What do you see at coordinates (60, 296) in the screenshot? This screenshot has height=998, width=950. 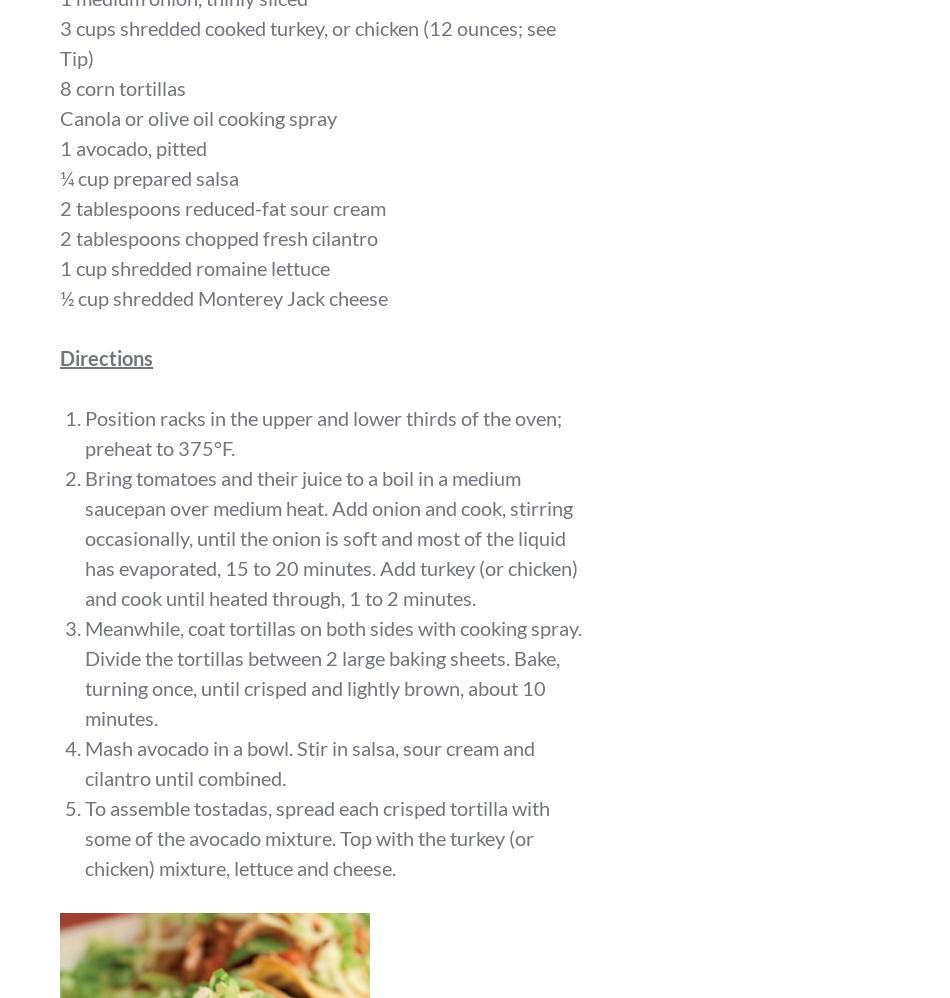 I see `'½ cup shredded Monterey Jack cheese'` at bounding box center [60, 296].